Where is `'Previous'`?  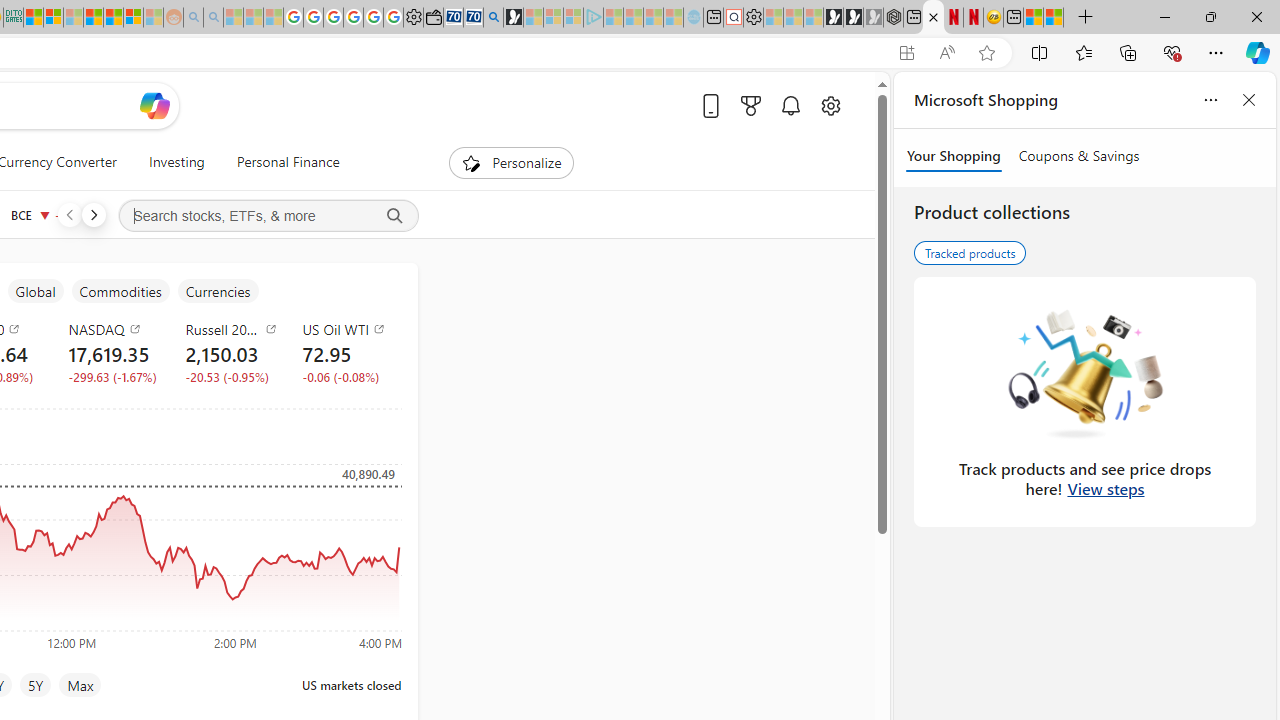
'Previous' is located at coordinates (69, 214).